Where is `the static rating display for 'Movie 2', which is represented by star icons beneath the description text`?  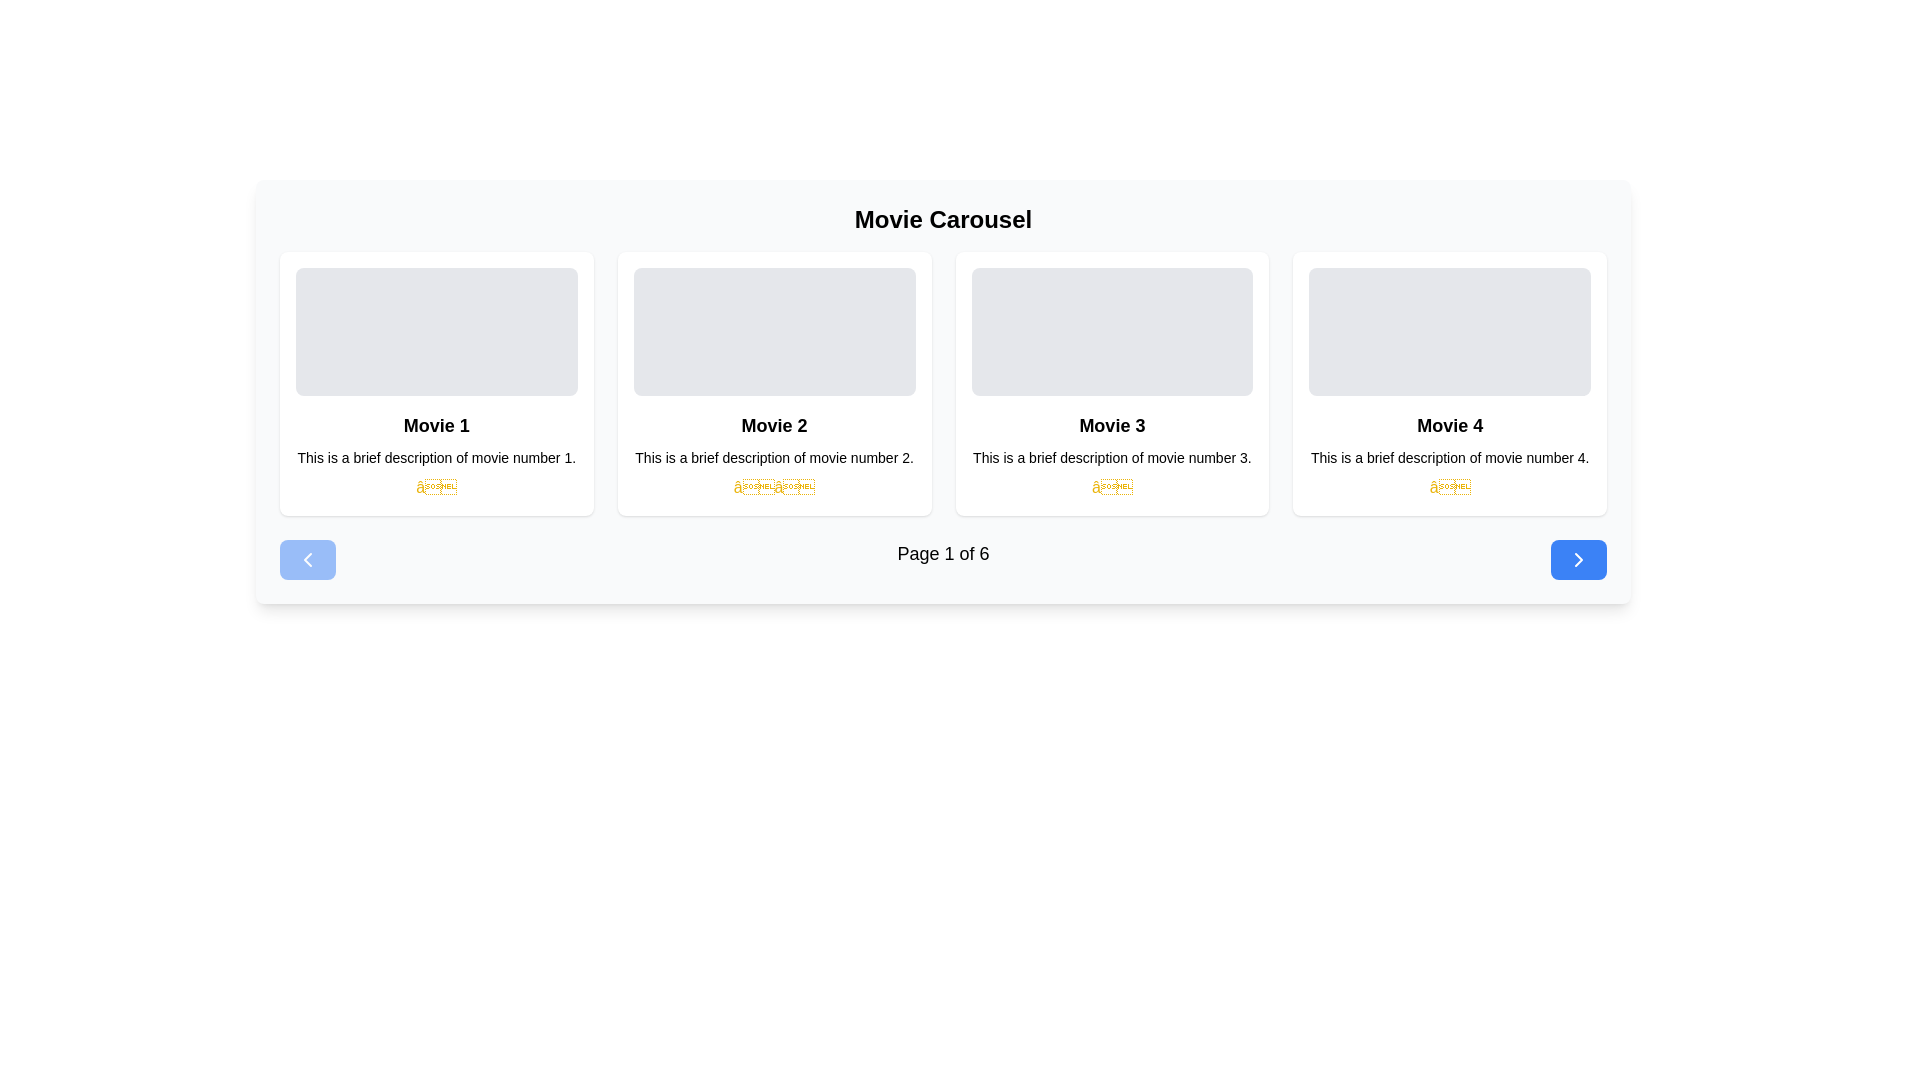
the static rating display for 'Movie 2', which is represented by star icons beneath the description text is located at coordinates (773, 488).